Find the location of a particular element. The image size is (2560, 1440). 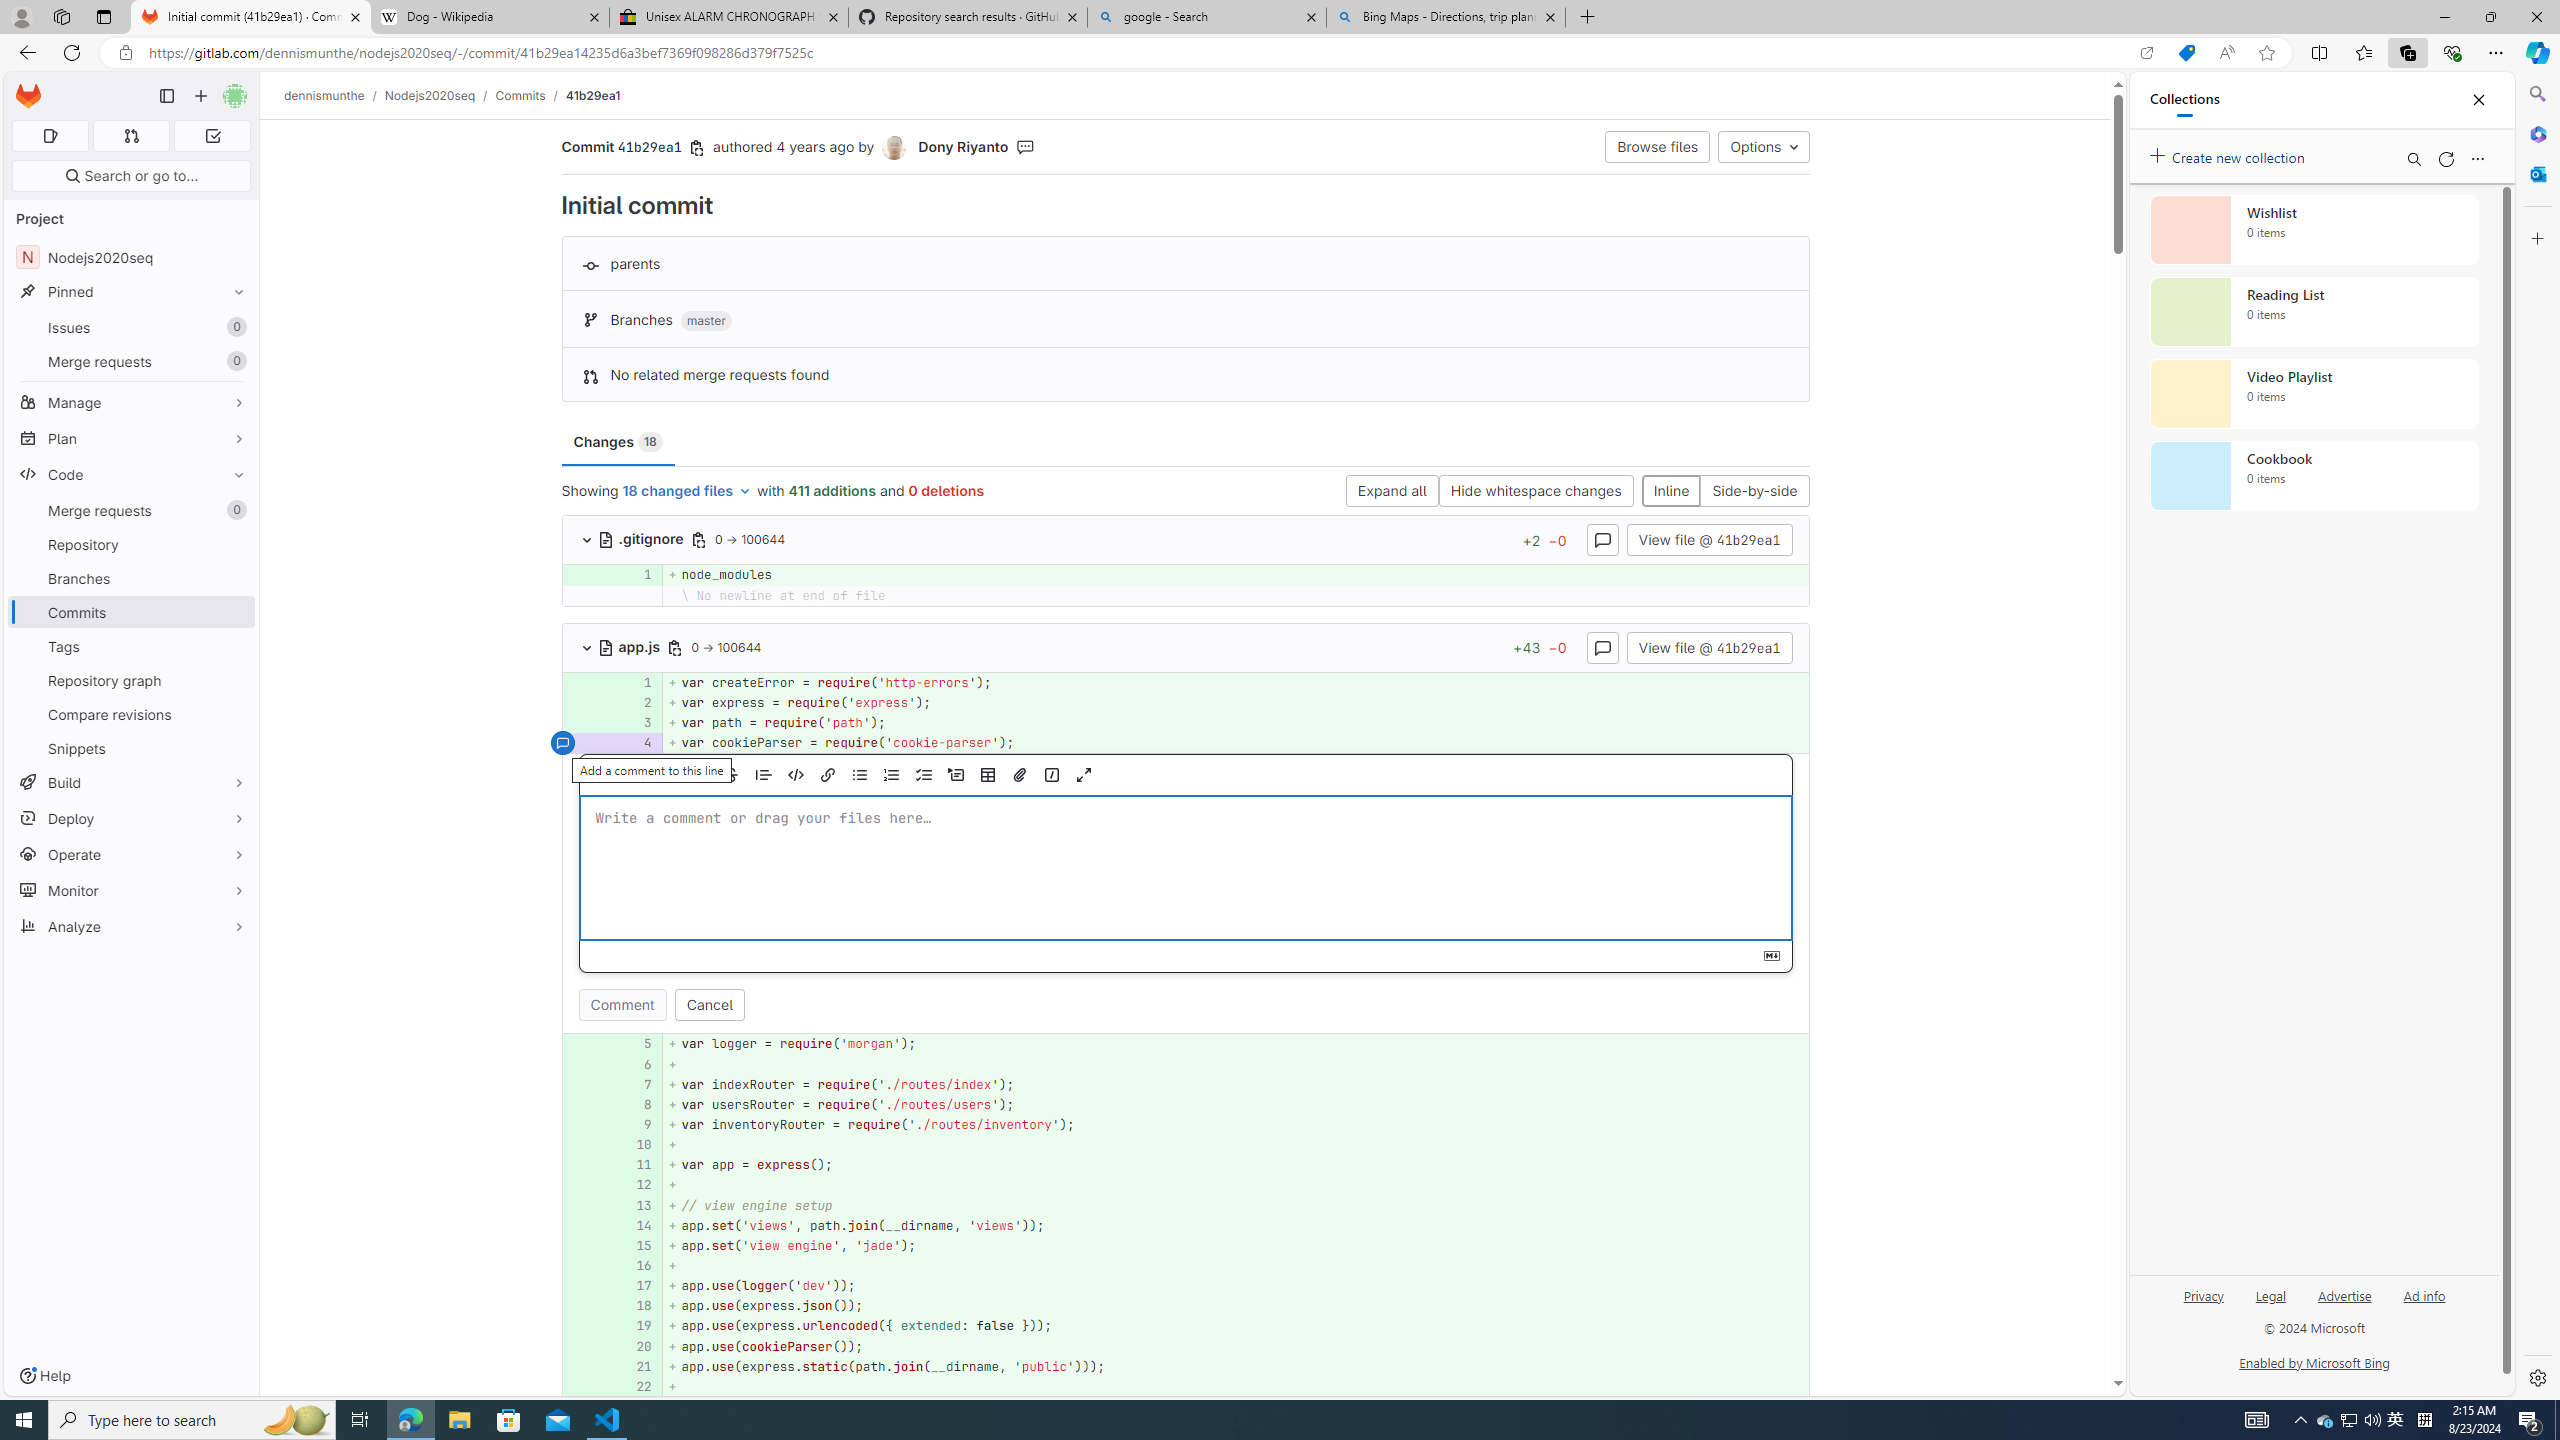

'N Nodejs2020seq' is located at coordinates (130, 256).